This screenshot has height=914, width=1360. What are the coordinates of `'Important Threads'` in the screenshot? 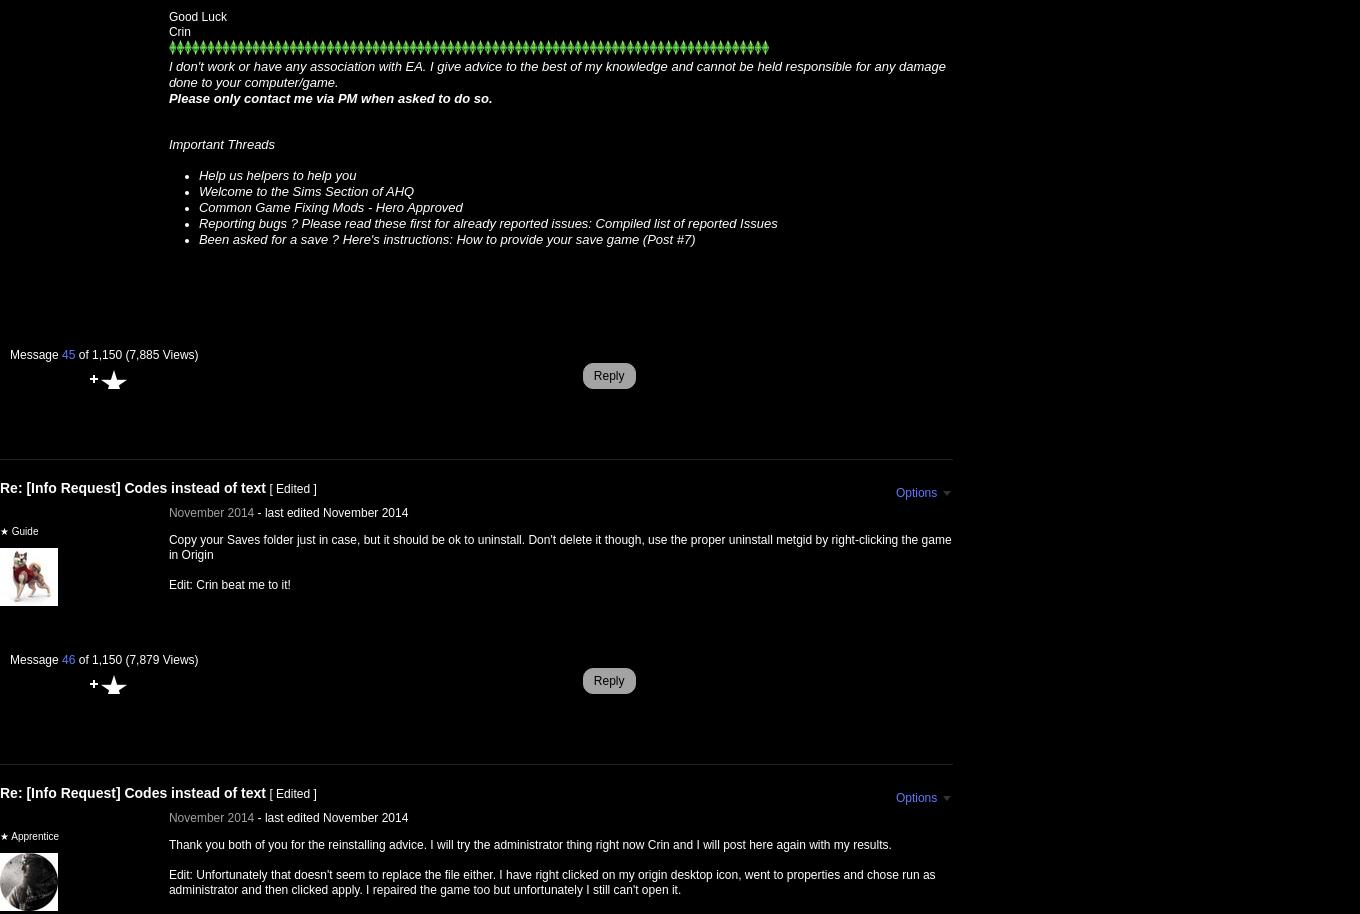 It's located at (220, 143).